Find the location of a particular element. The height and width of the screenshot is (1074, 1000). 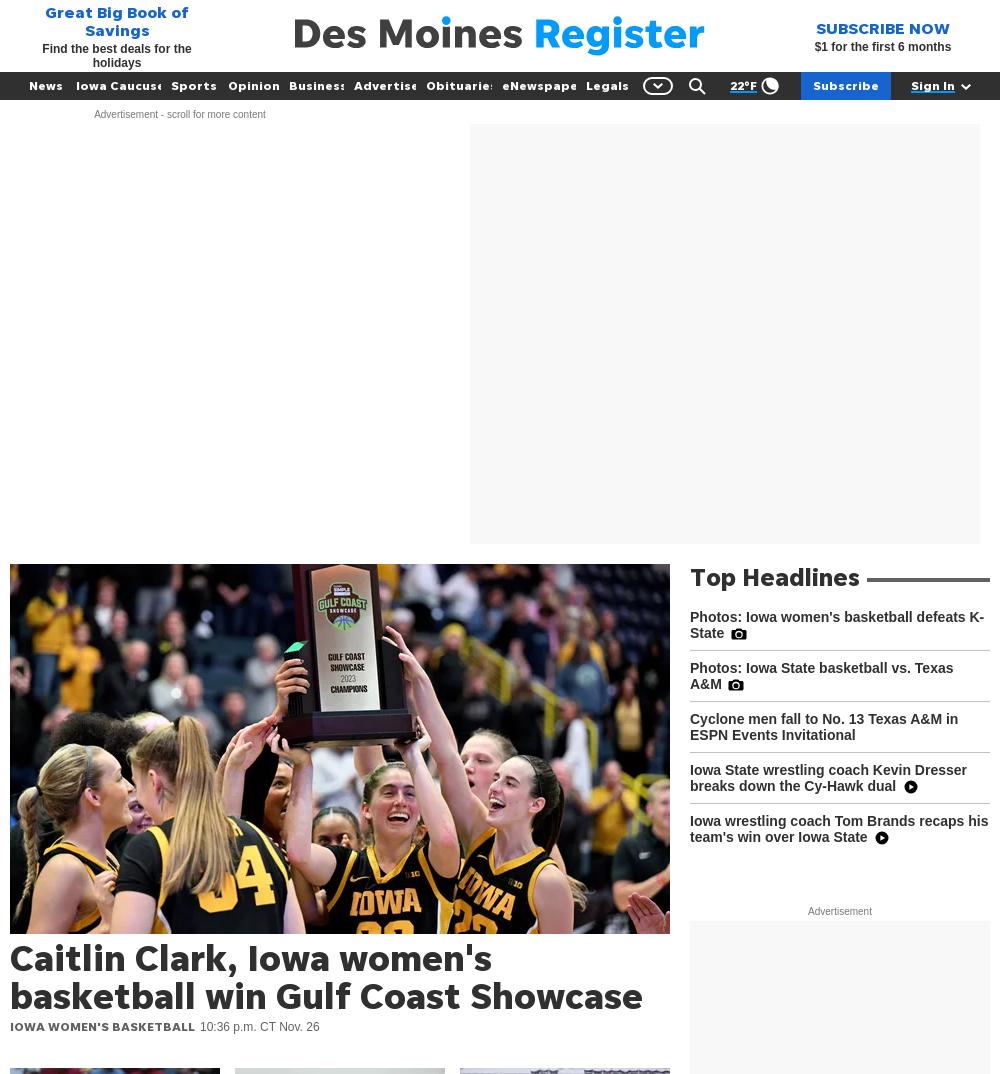

'Cyclone men fall to No. 13 Texas A&M in ESPN Events Invitational' is located at coordinates (823, 726).